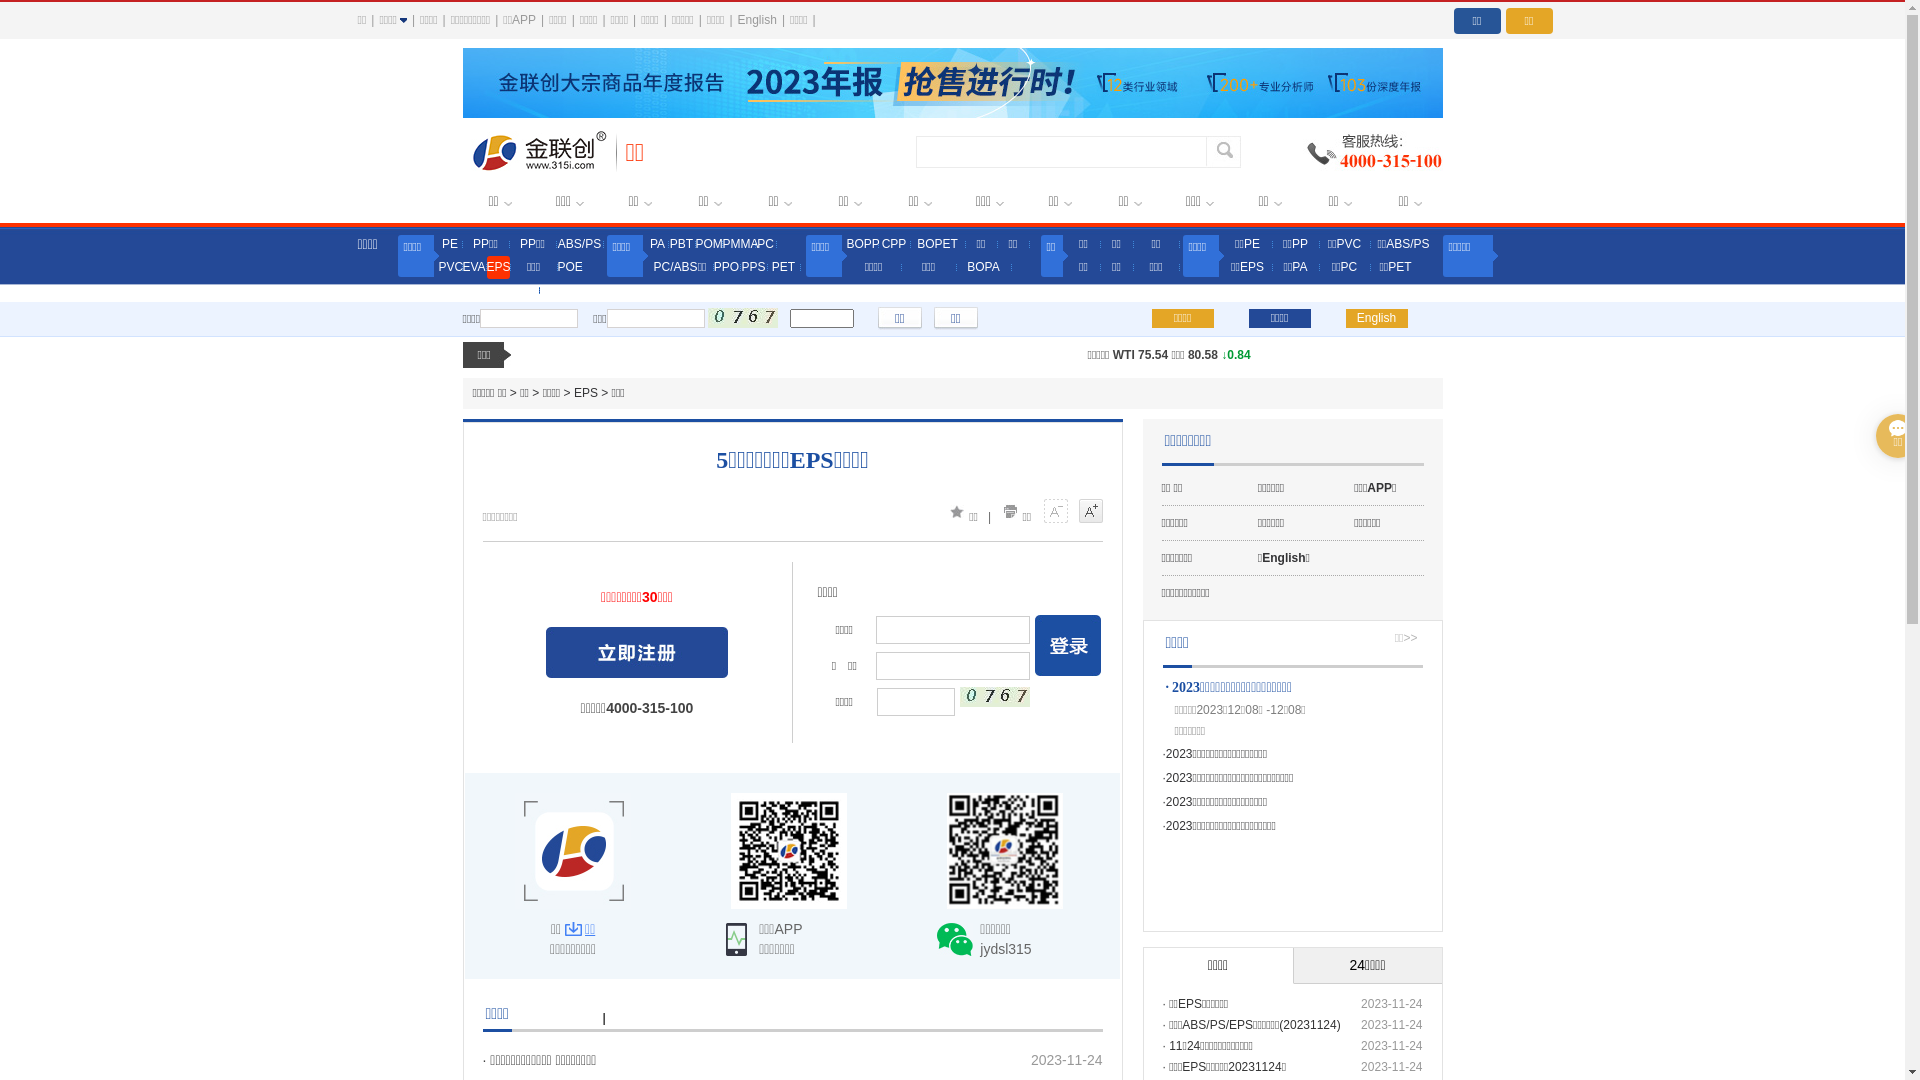 The height and width of the screenshot is (1080, 1920). I want to click on 'PPO', so click(725, 266).